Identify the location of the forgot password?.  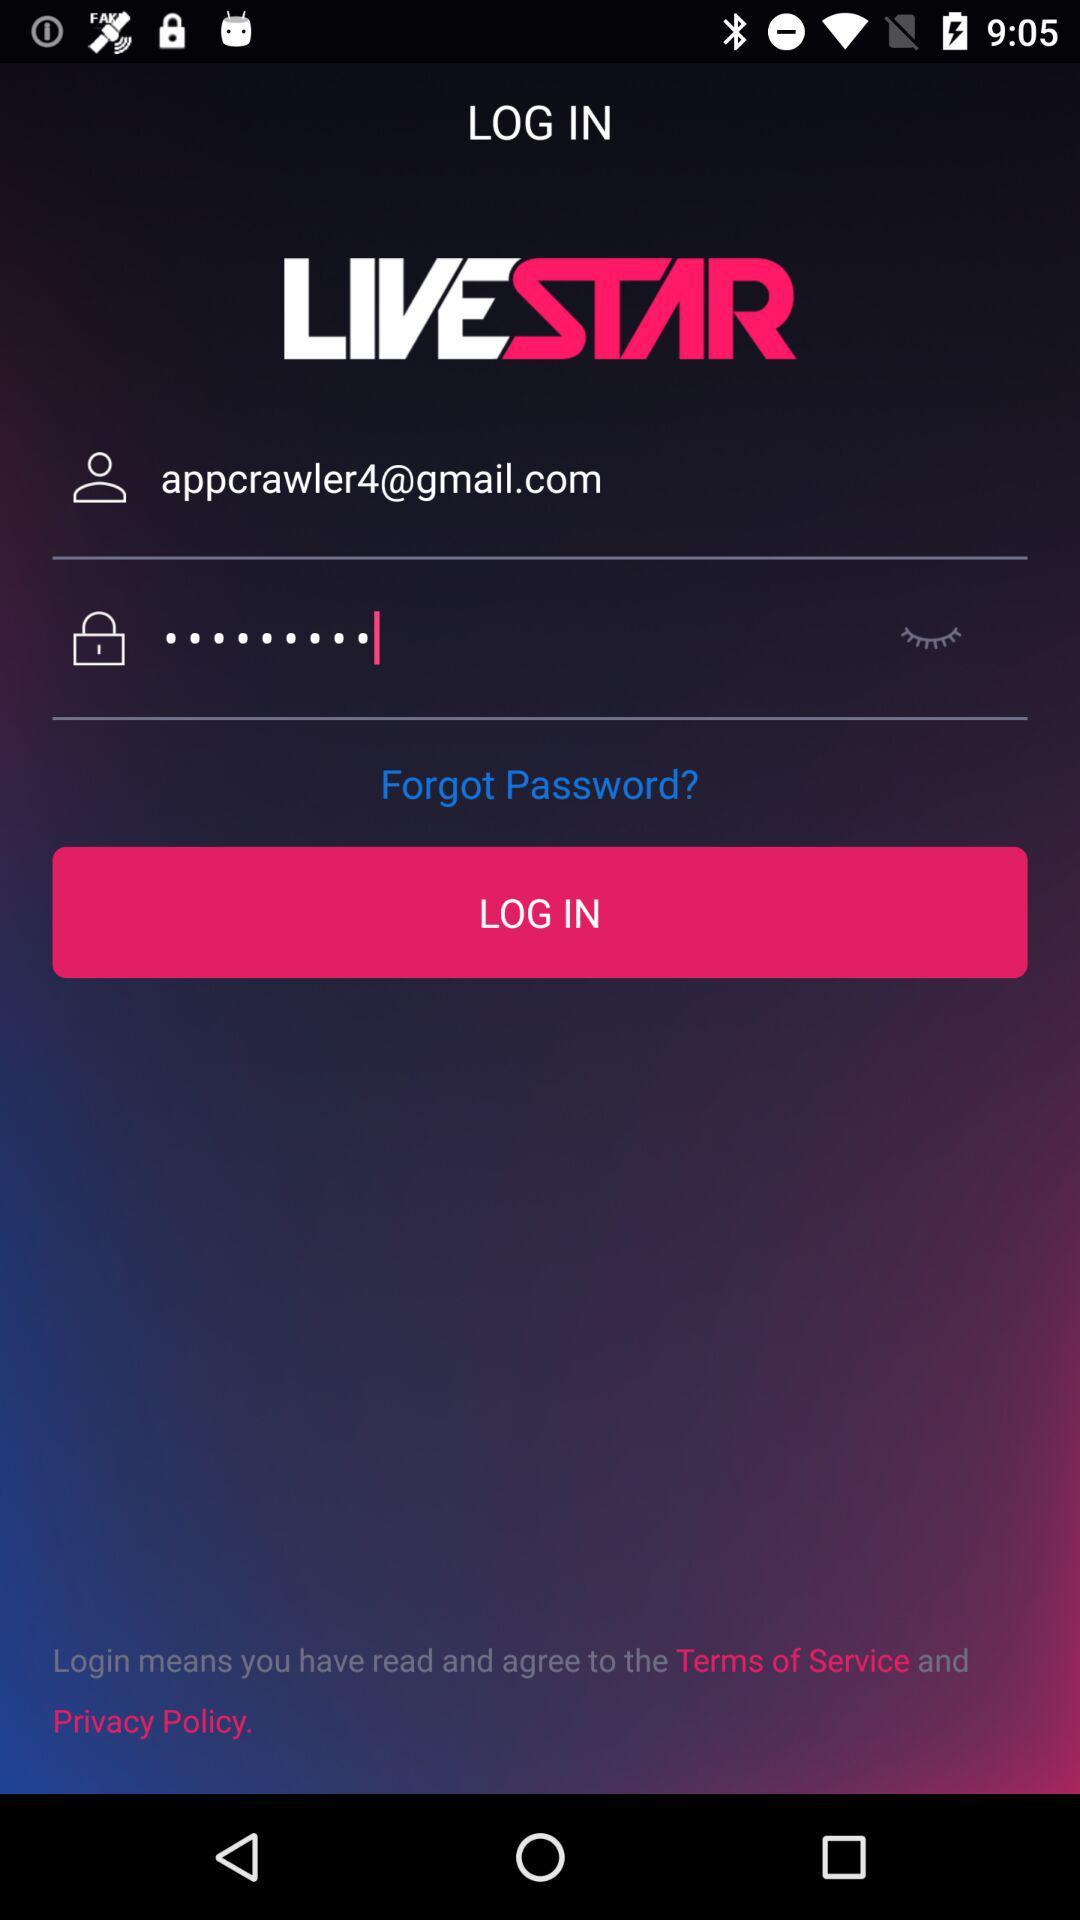
(538, 782).